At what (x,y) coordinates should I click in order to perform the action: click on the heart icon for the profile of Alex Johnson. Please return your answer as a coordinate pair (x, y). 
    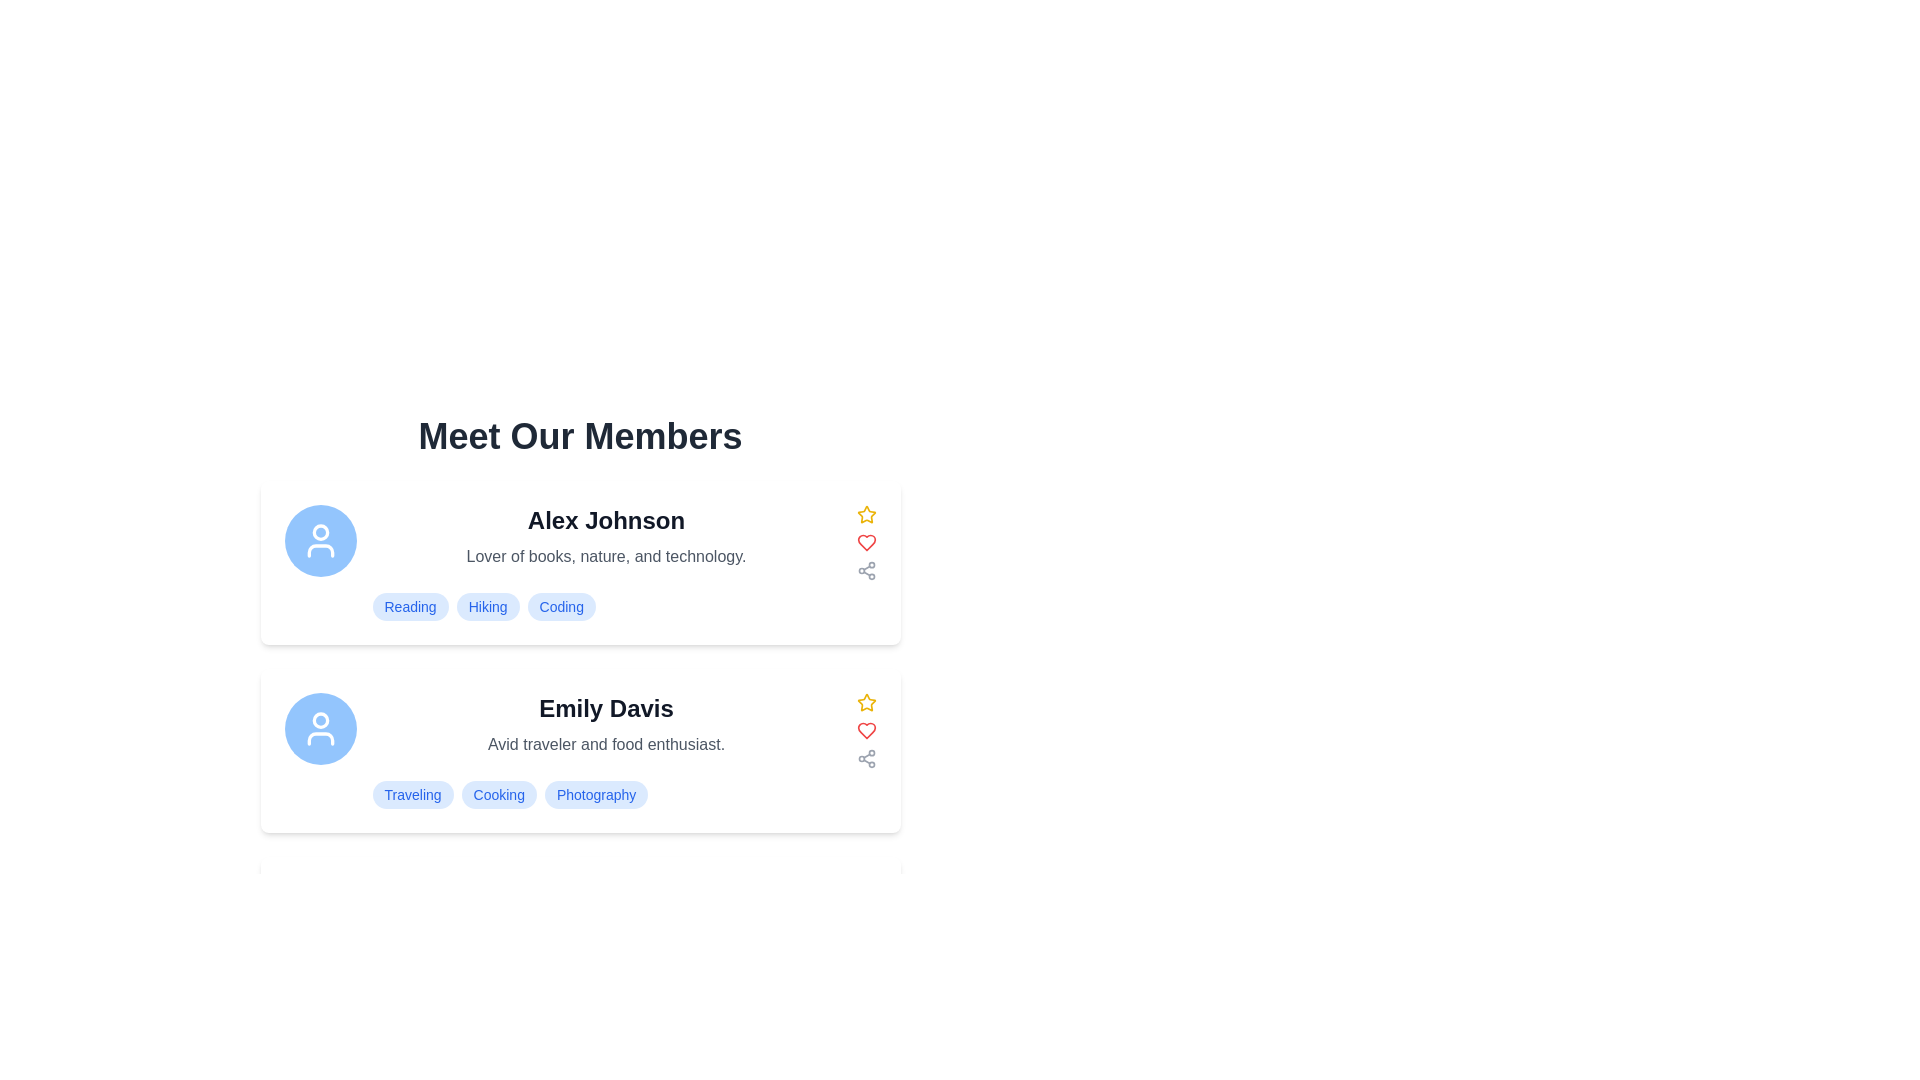
    Looking at the image, I should click on (866, 543).